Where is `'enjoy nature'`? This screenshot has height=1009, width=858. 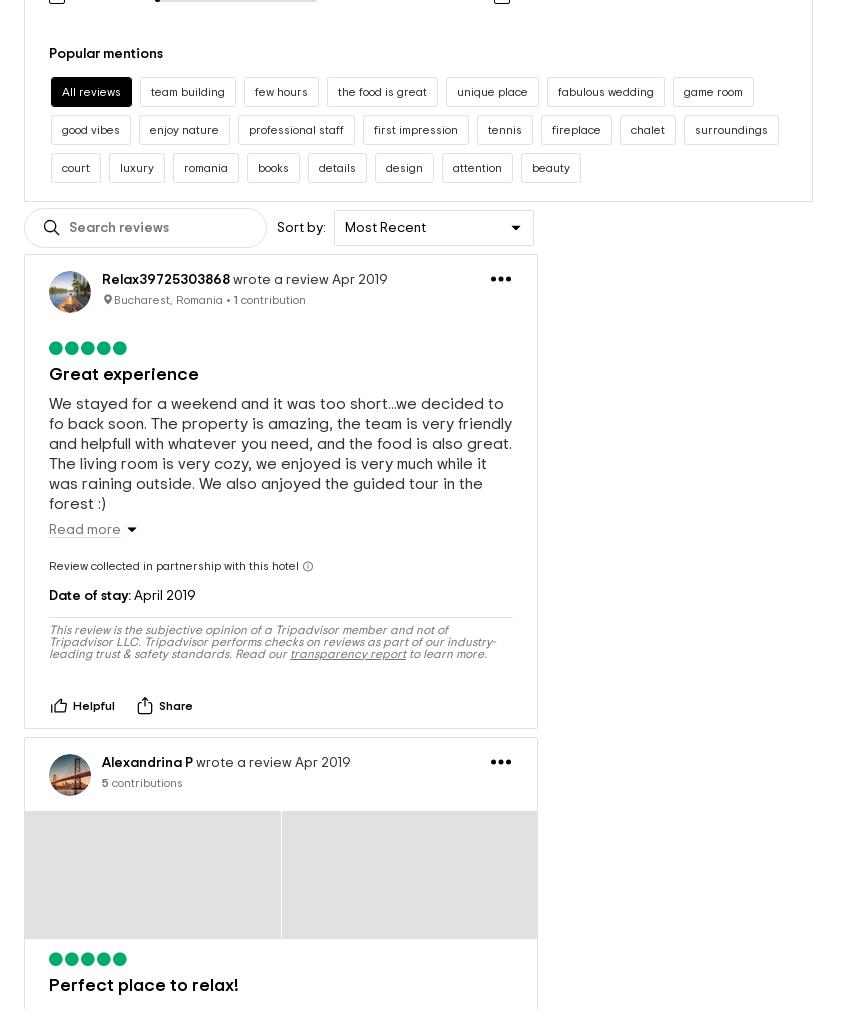
'enjoy nature' is located at coordinates (184, 107).